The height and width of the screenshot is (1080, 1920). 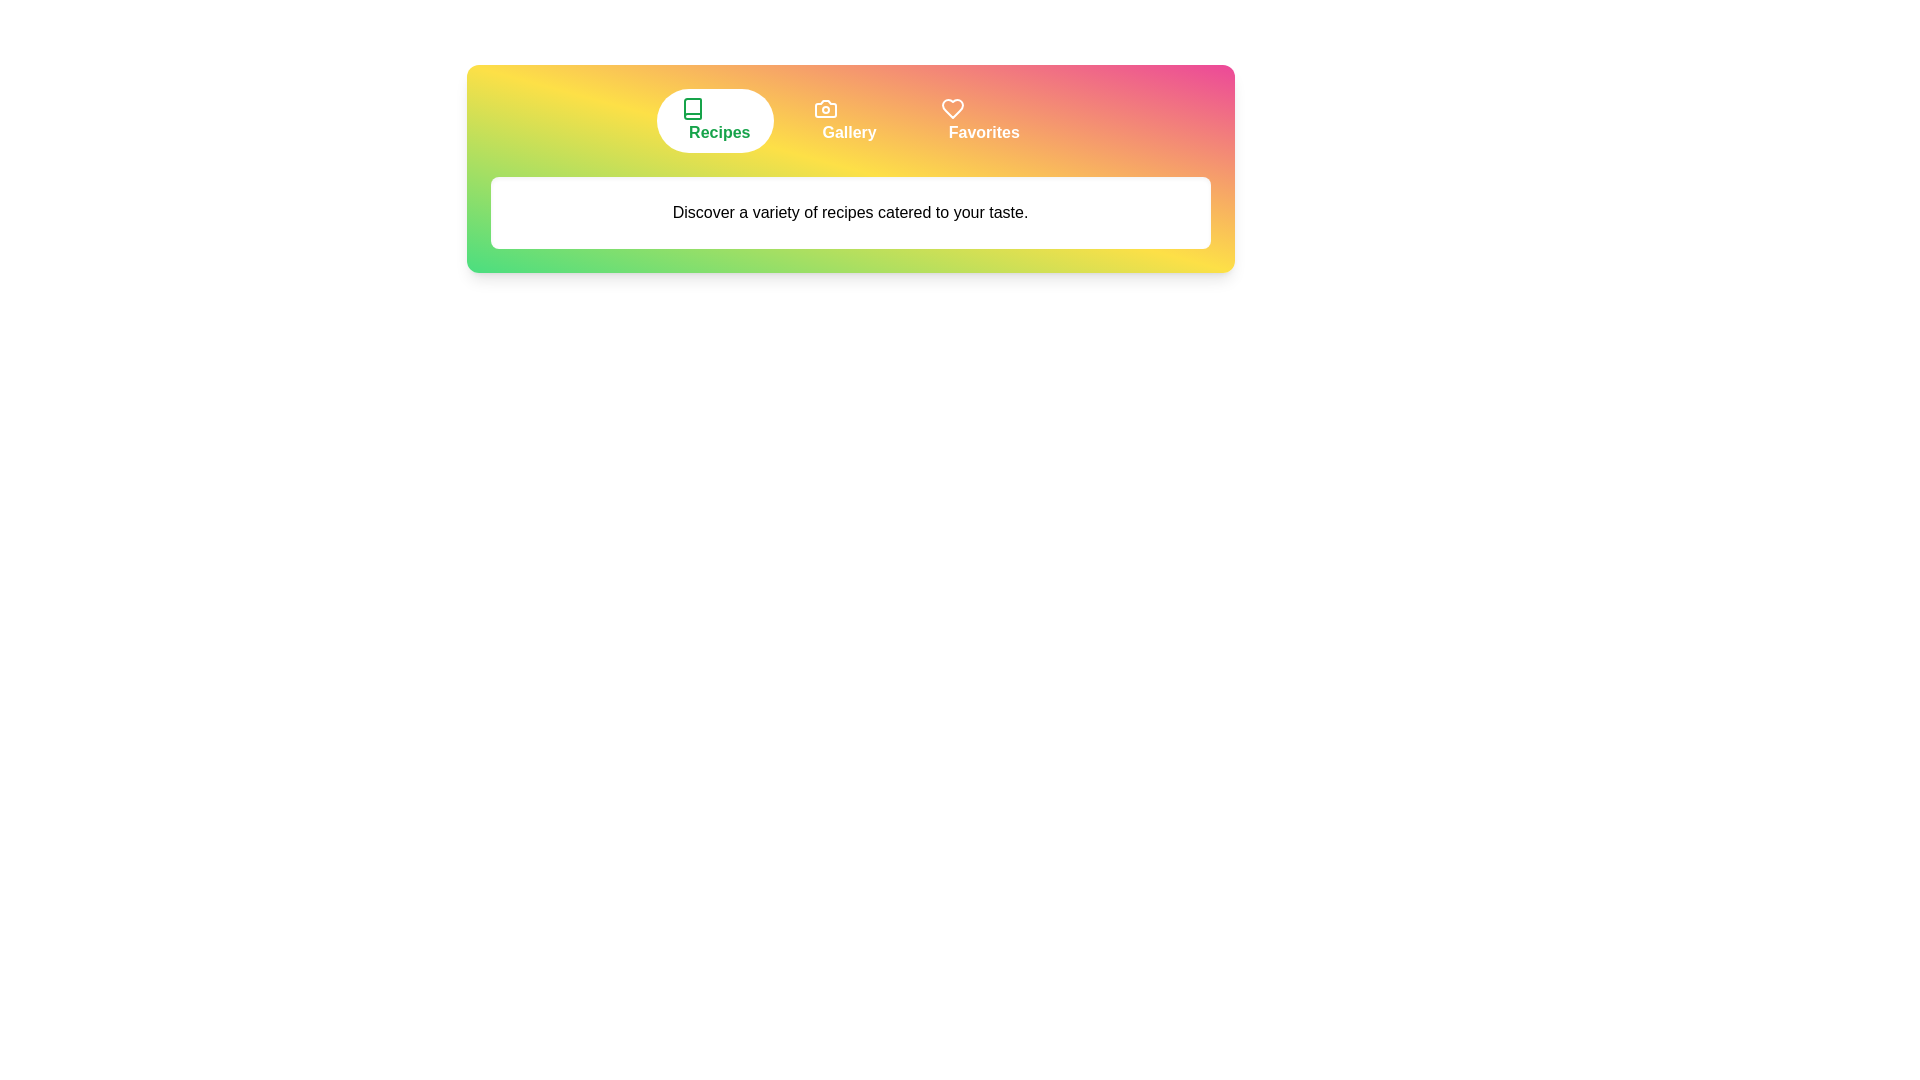 I want to click on the Gallery button to activate it, so click(x=845, y=120).